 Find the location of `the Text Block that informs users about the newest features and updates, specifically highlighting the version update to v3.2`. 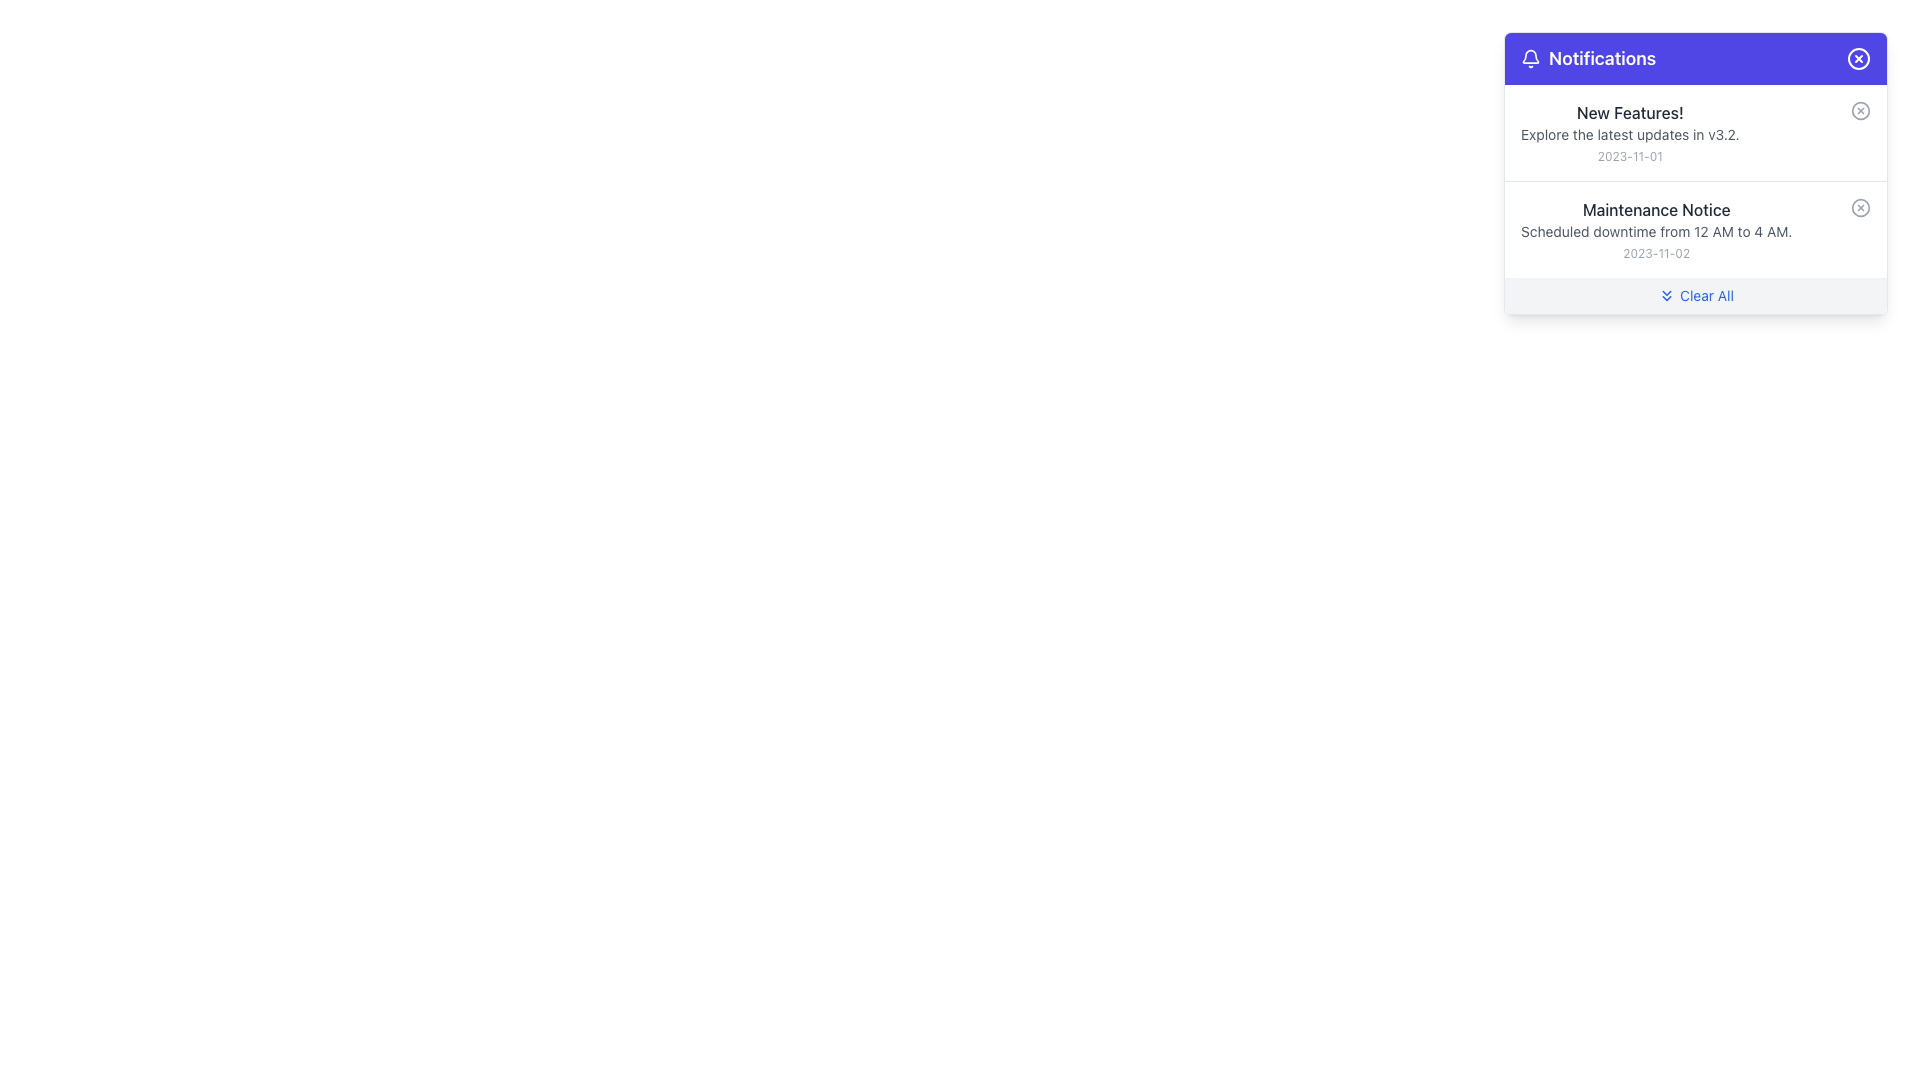

the Text Block that informs users about the newest features and updates, specifically highlighting the version update to v3.2 is located at coordinates (1630, 132).